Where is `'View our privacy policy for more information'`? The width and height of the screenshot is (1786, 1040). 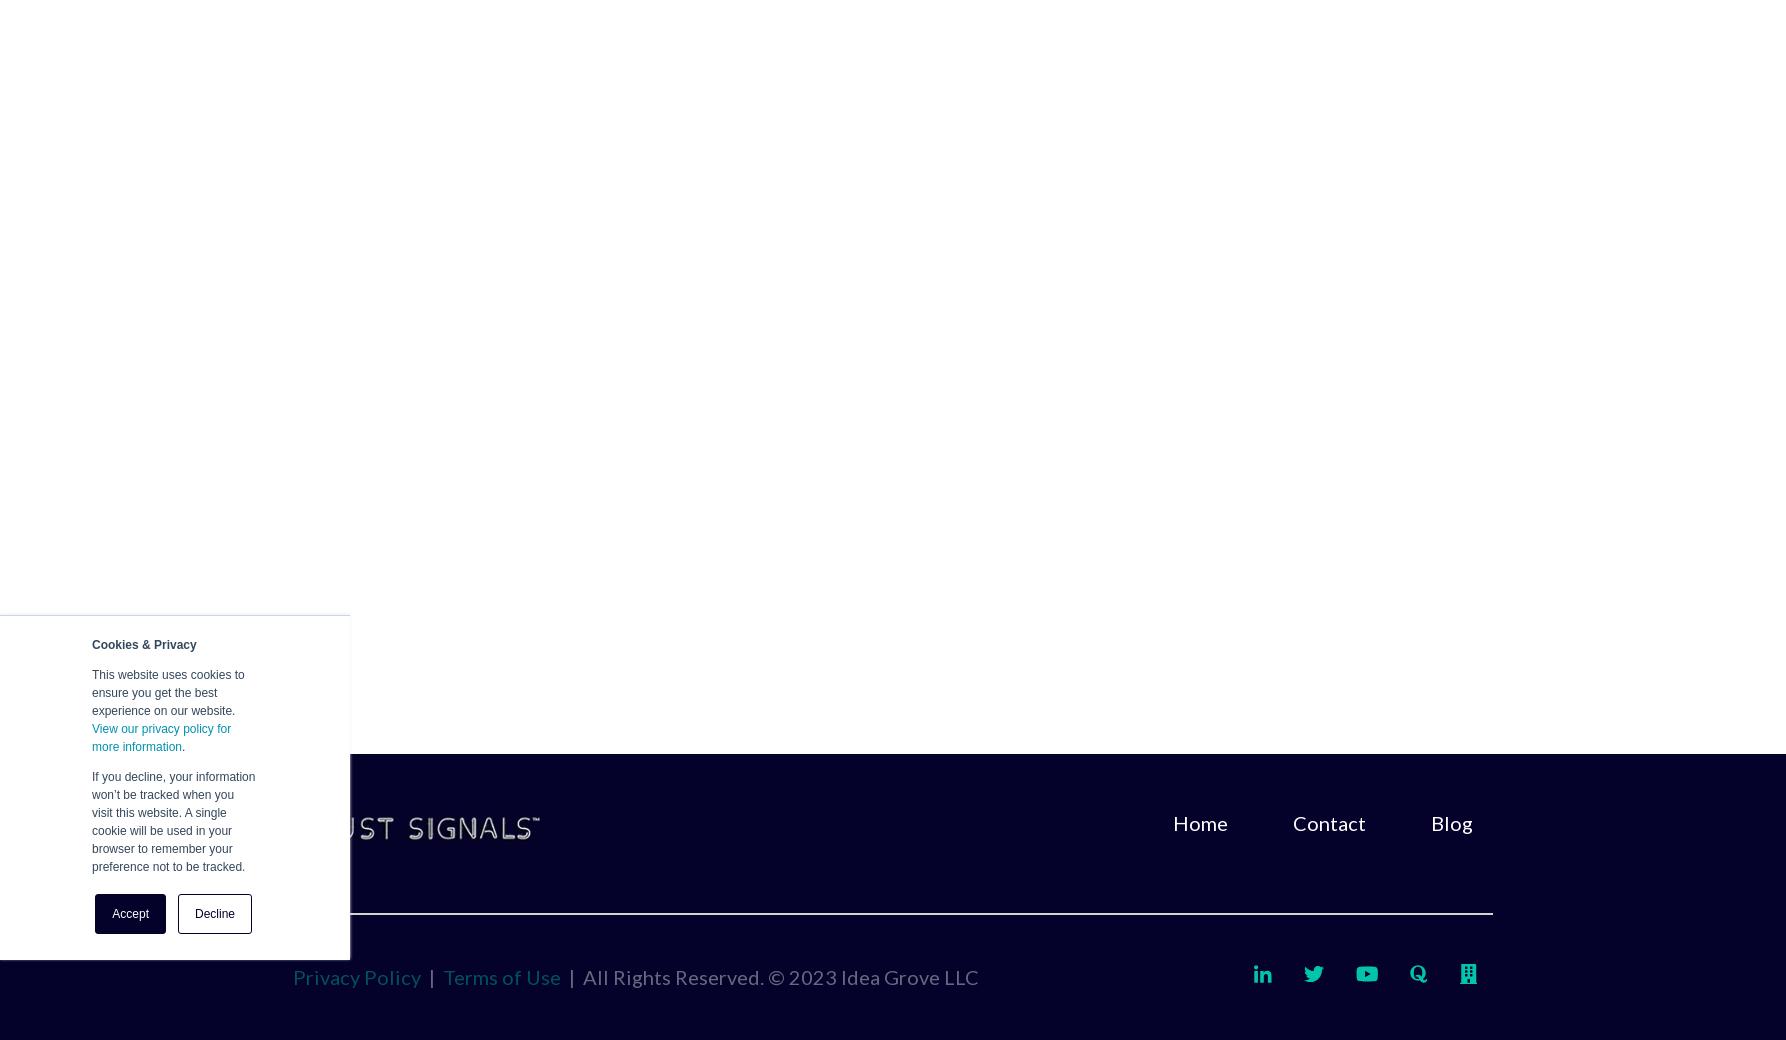 'View our privacy policy for more information' is located at coordinates (160, 737).